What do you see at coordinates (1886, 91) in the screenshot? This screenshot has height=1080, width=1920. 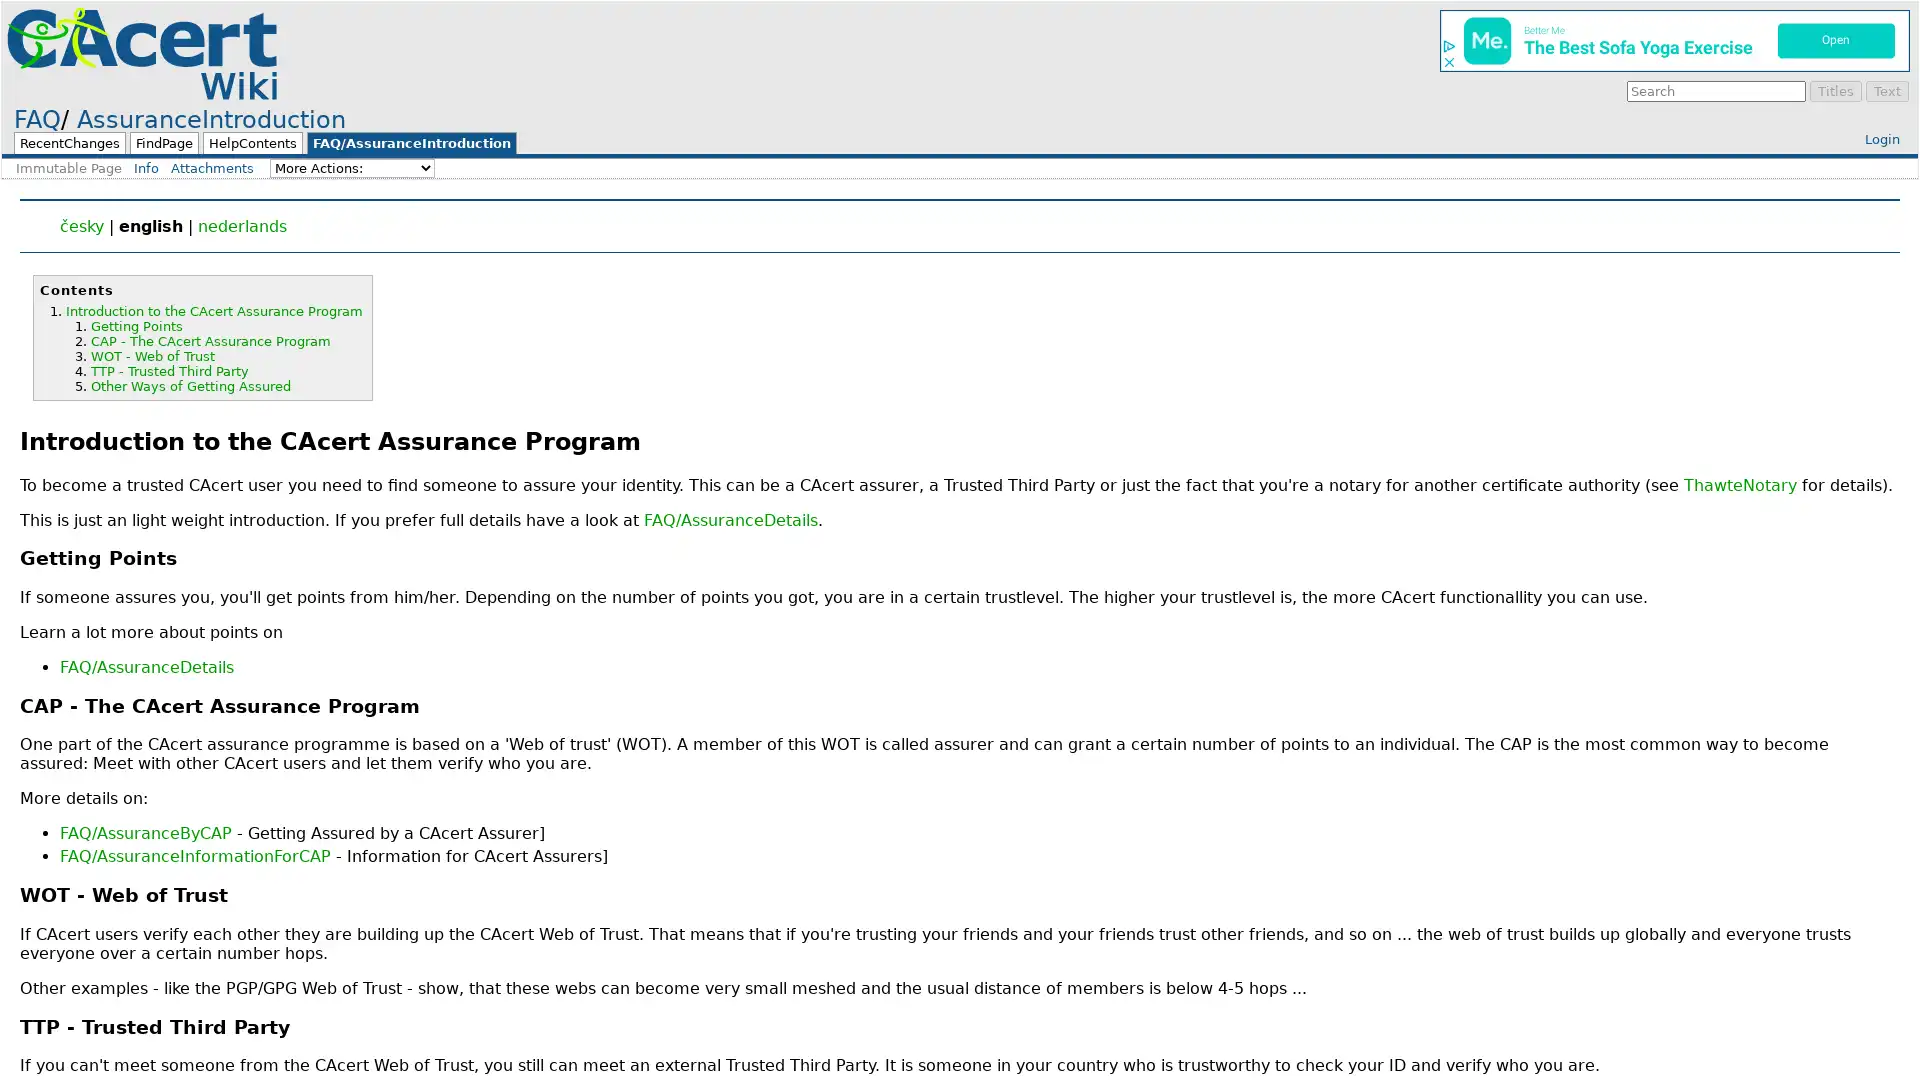 I see `Text` at bounding box center [1886, 91].